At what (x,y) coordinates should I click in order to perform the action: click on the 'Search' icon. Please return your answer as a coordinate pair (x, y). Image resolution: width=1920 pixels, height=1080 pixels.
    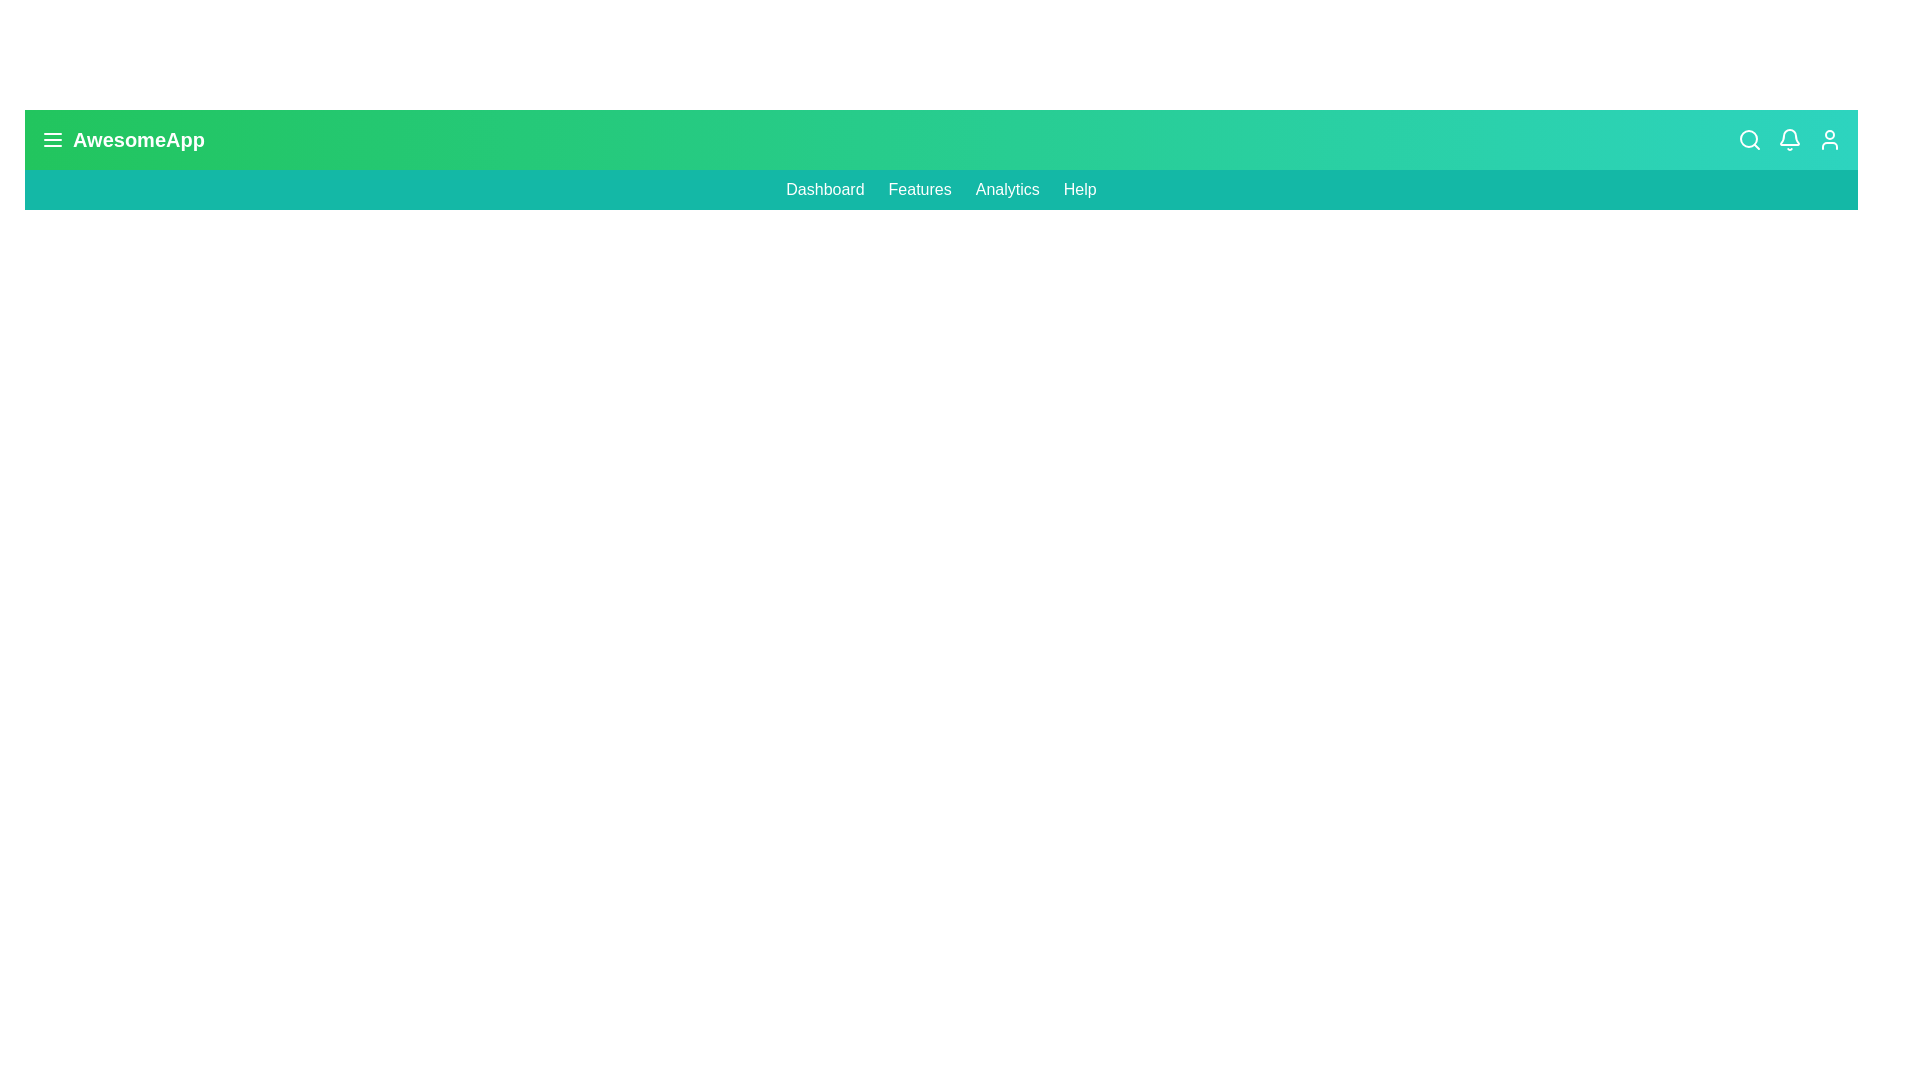
    Looking at the image, I should click on (1749, 138).